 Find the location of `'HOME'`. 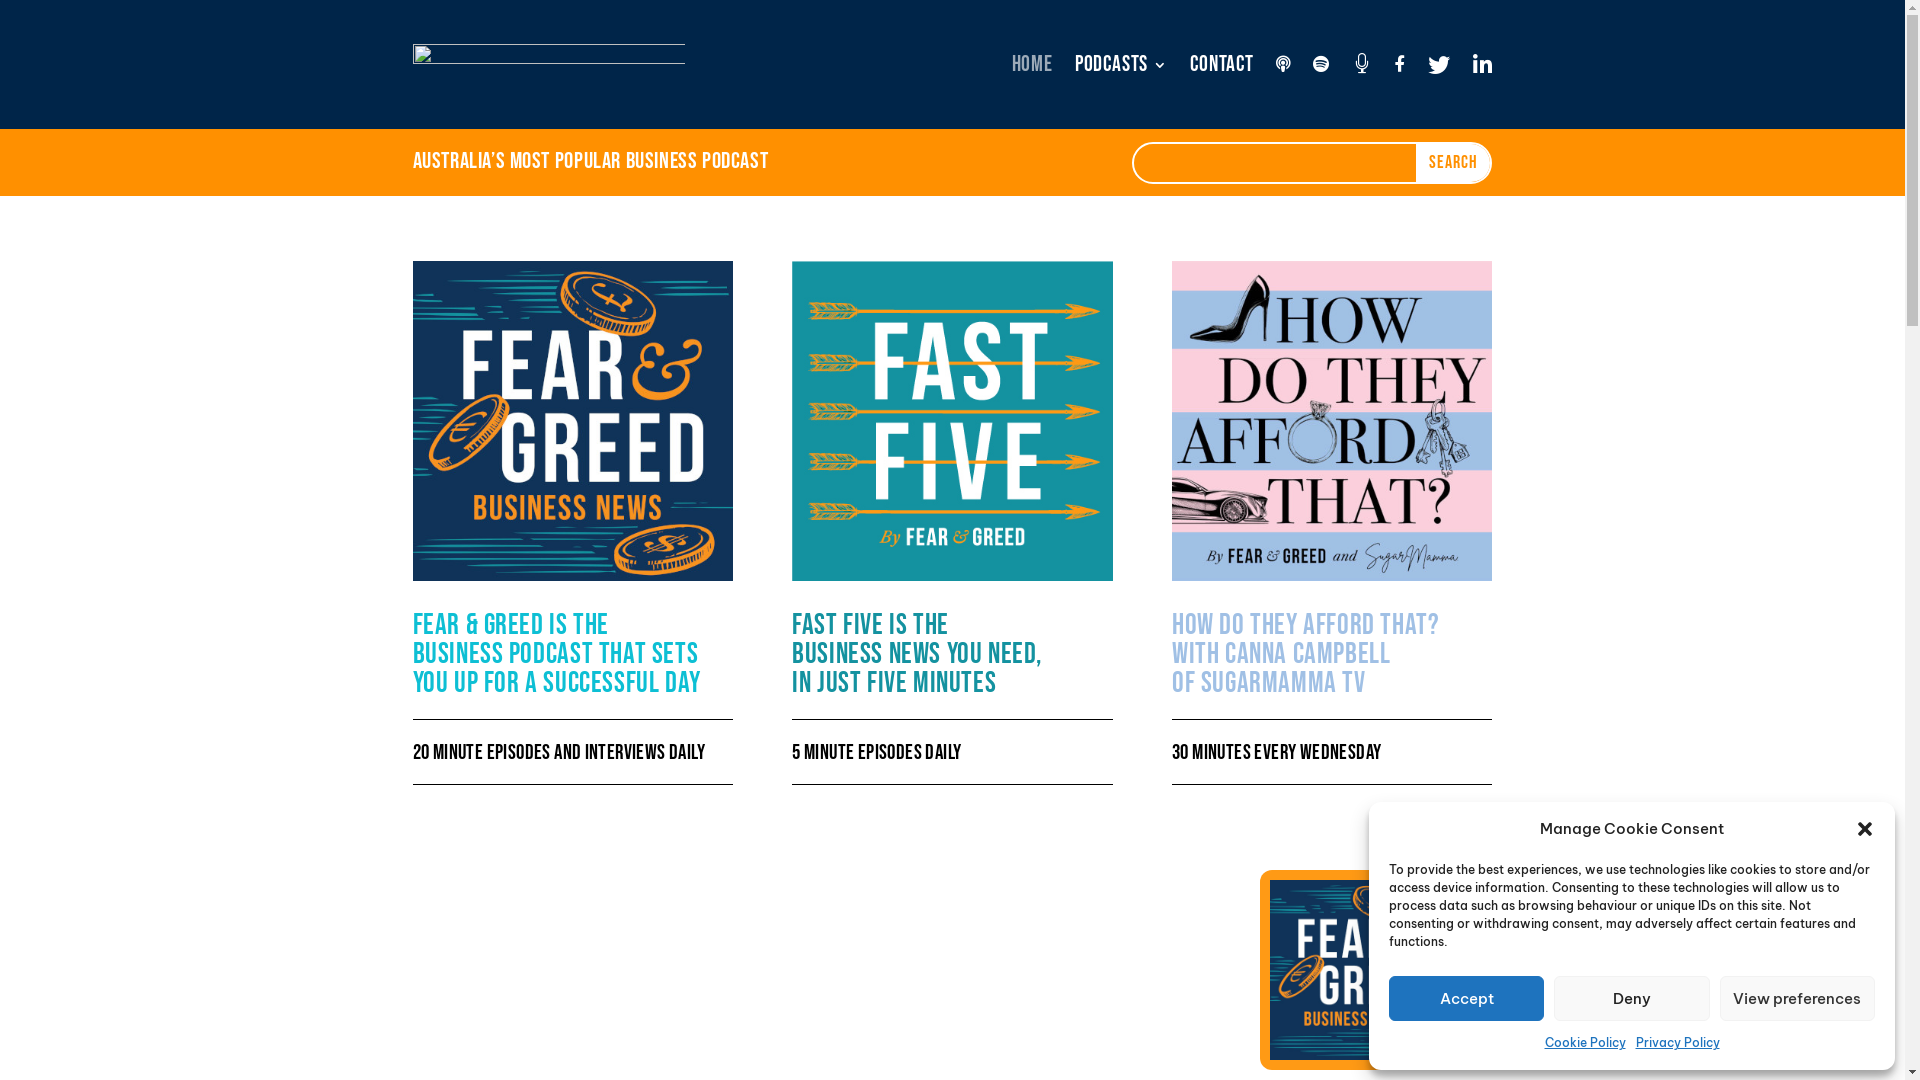

'HOME' is located at coordinates (1032, 64).